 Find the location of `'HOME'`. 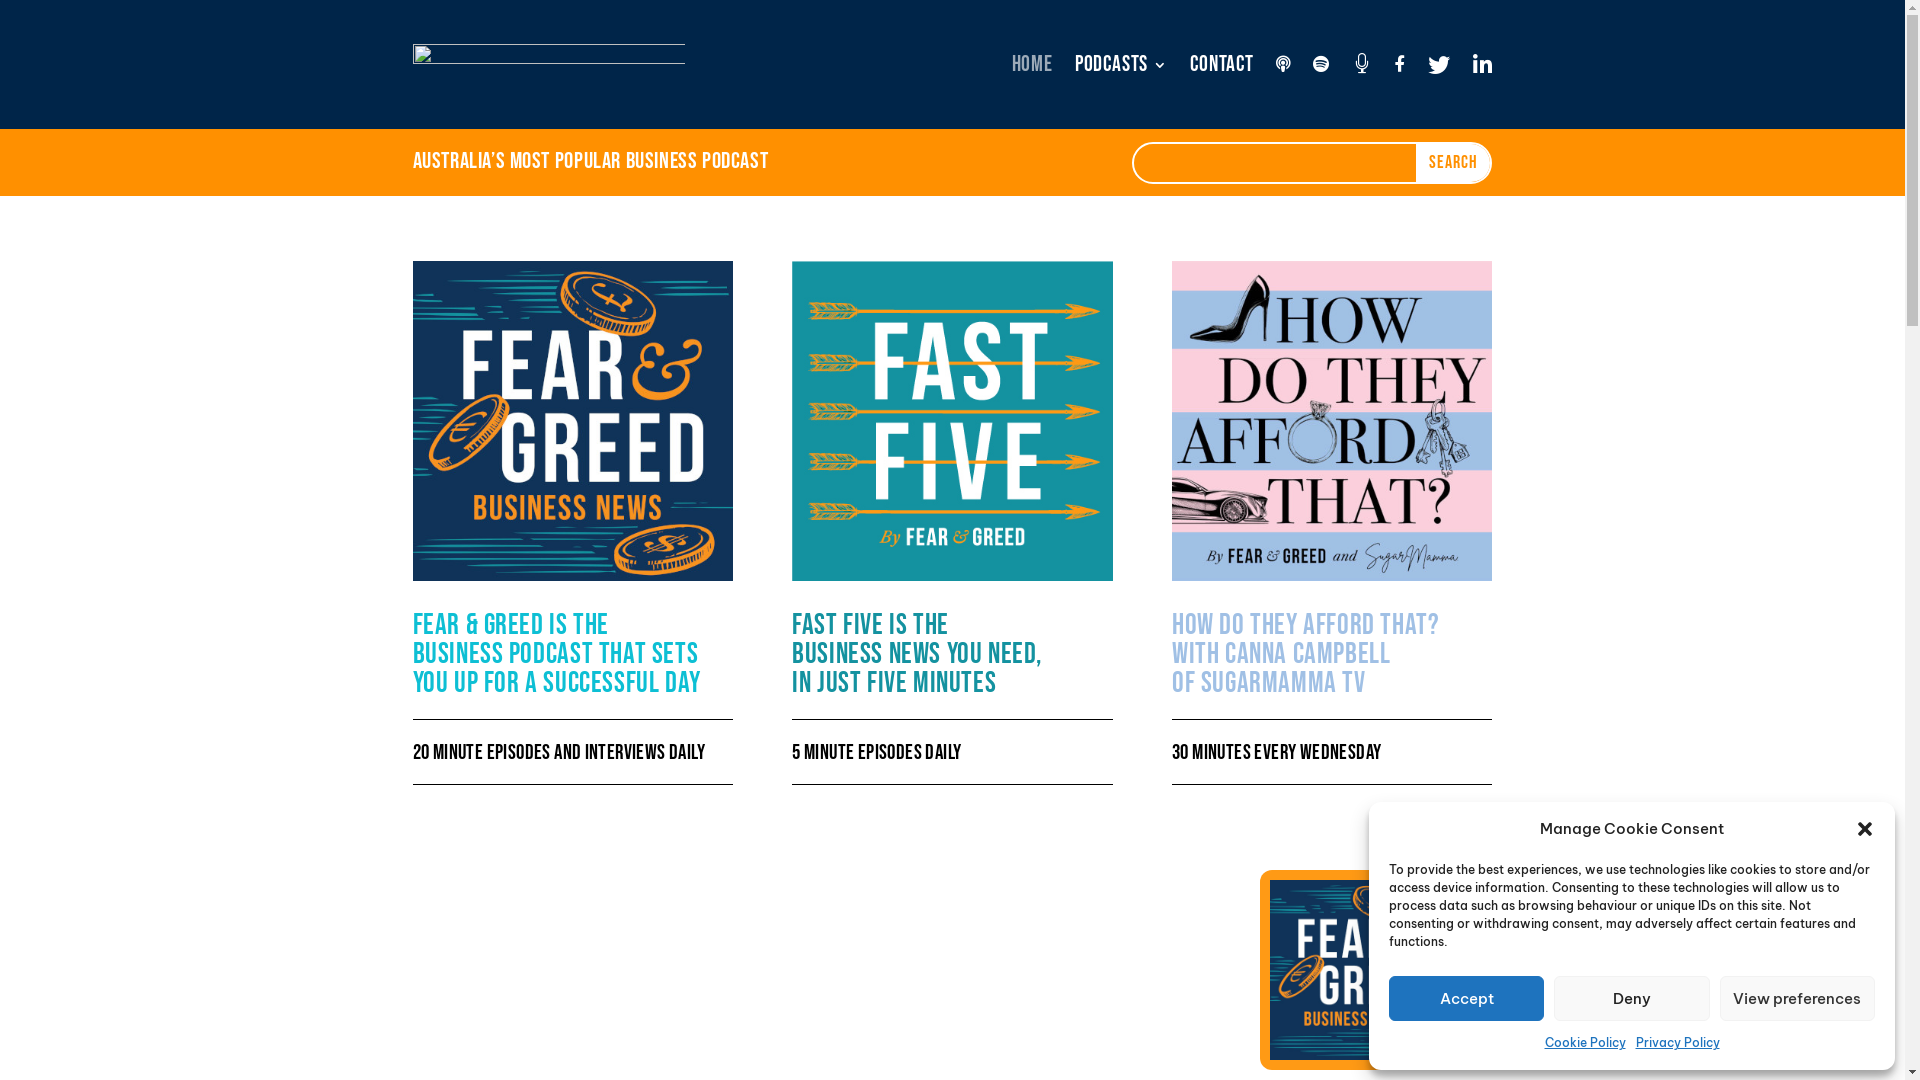

'HOME' is located at coordinates (1032, 64).